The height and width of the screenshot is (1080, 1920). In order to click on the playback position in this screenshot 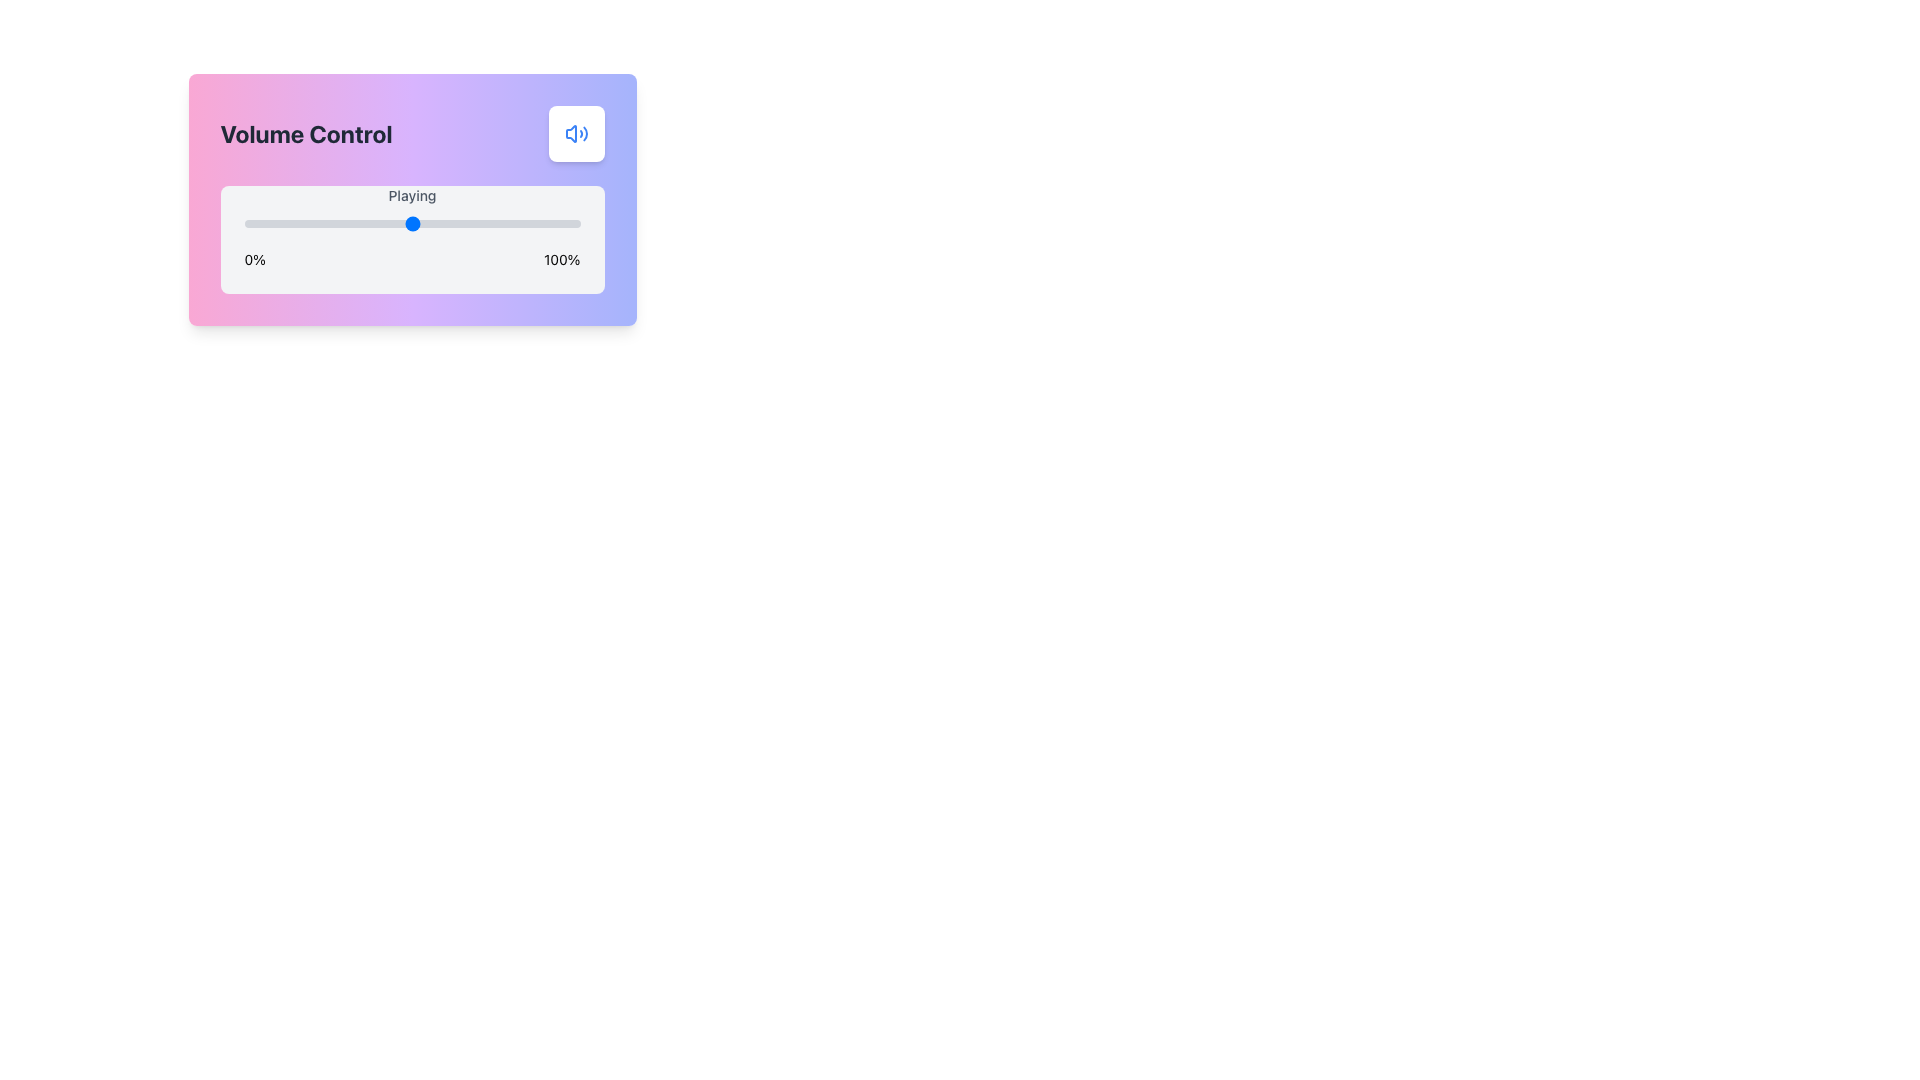, I will do `click(314, 223)`.